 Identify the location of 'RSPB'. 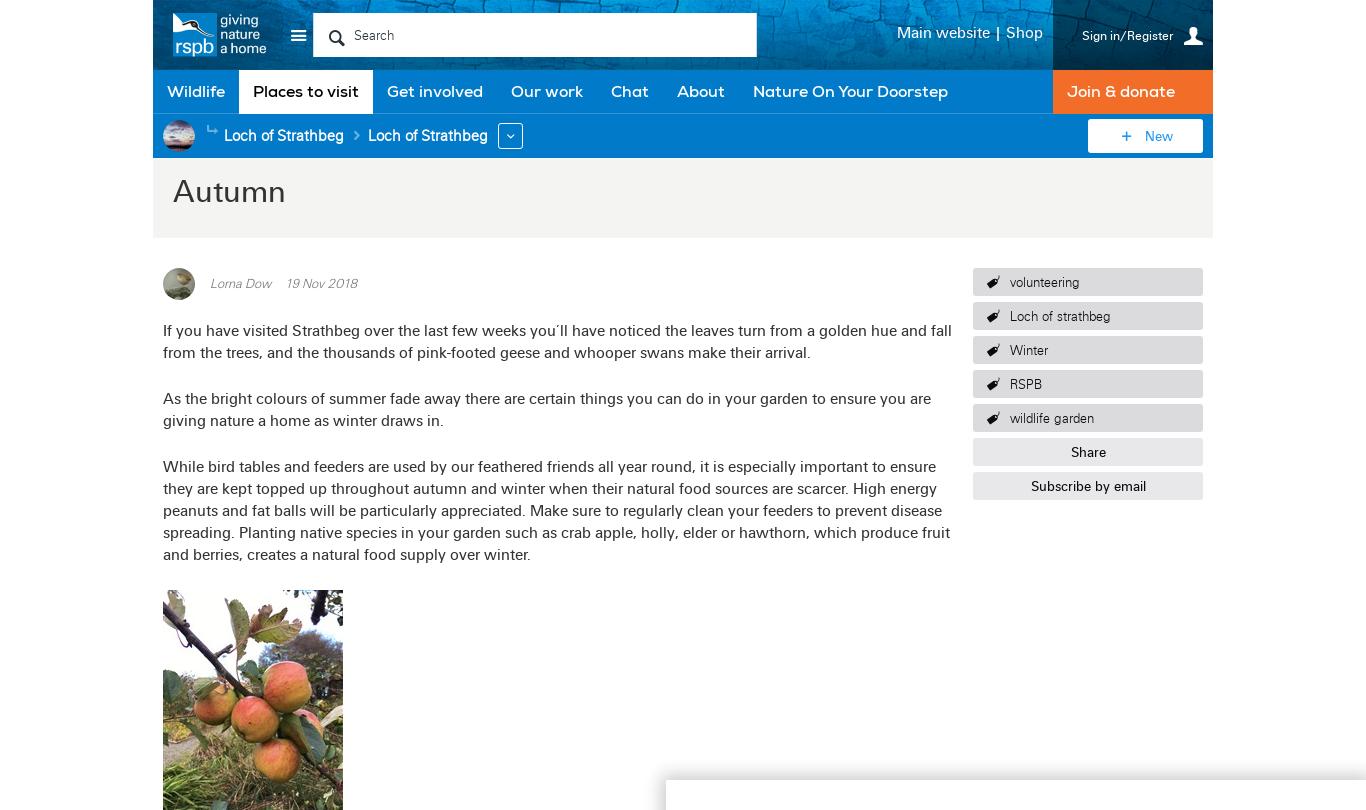
(1024, 383).